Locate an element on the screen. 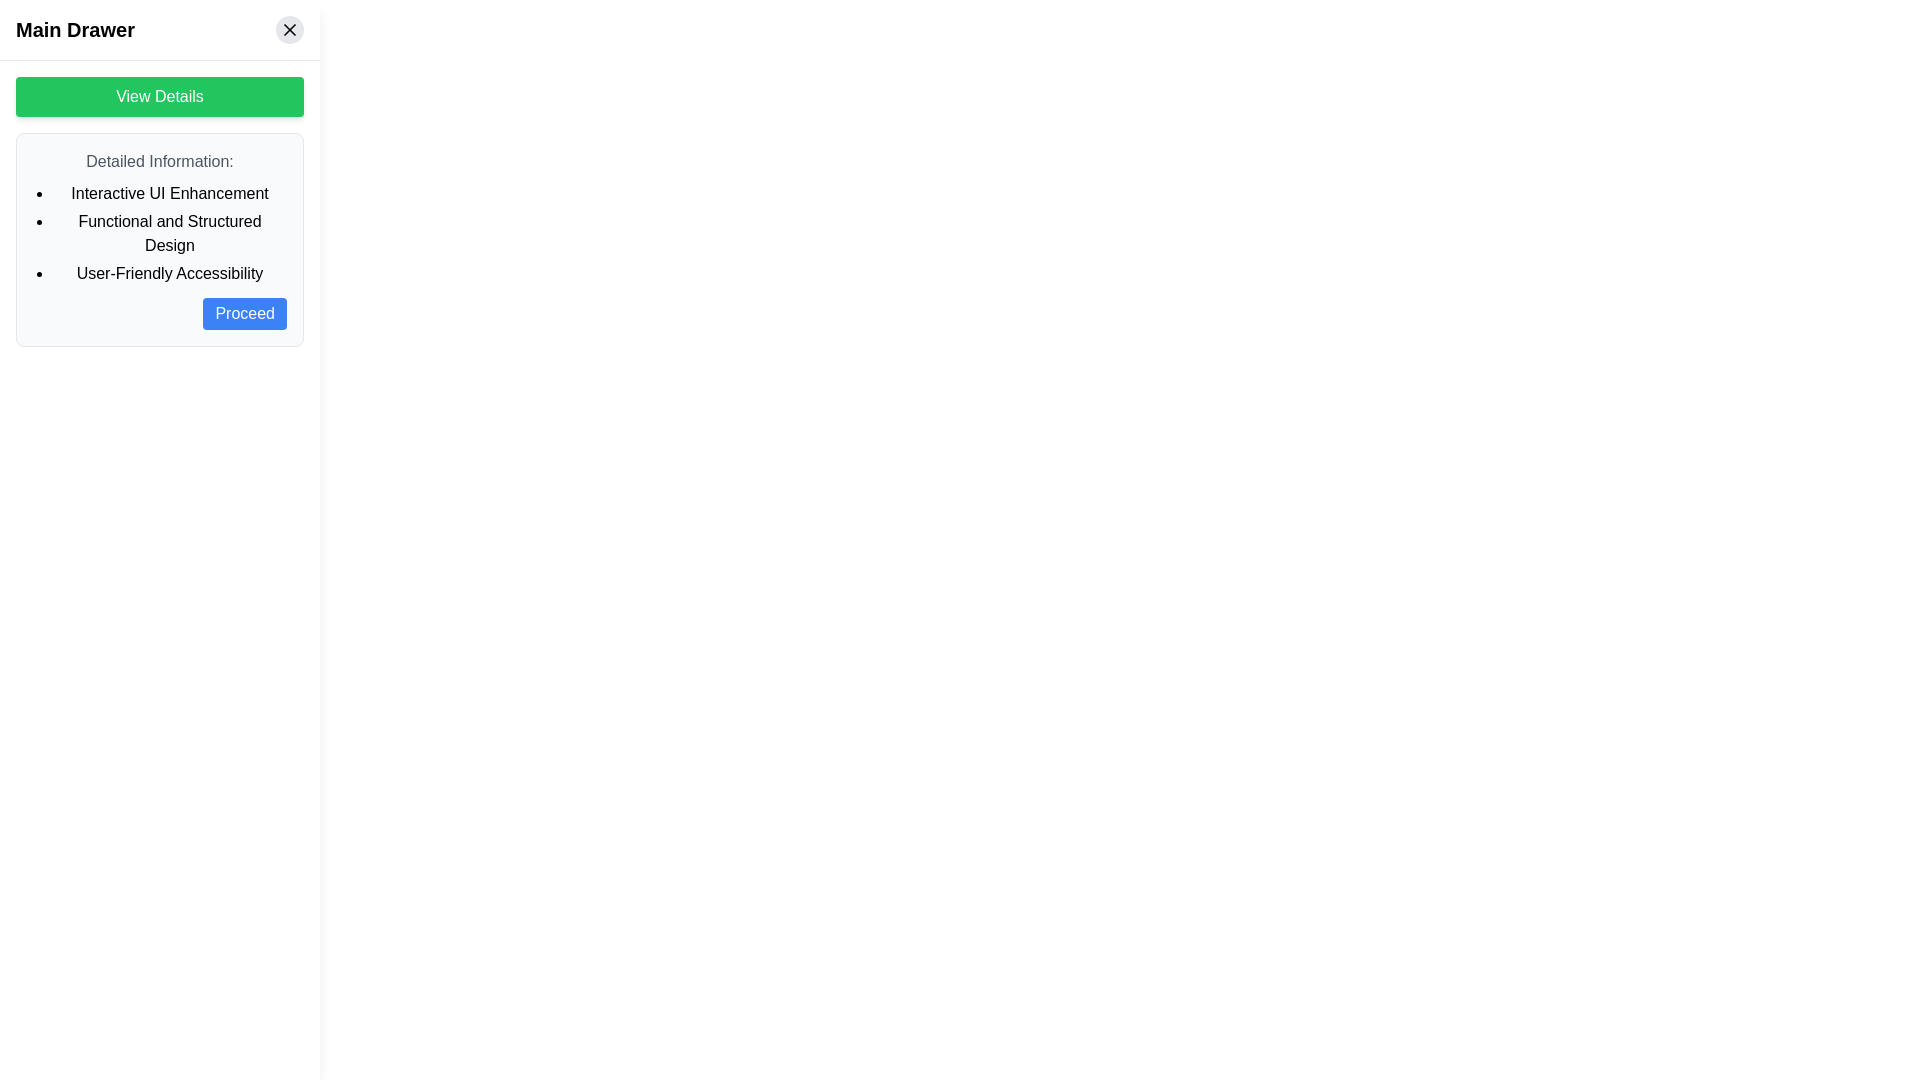  the second item in the unordered list located below the header 'Detailed Information:', which is styled with bullet points and positioned above the blue 'Proceed' button is located at coordinates (158, 233).